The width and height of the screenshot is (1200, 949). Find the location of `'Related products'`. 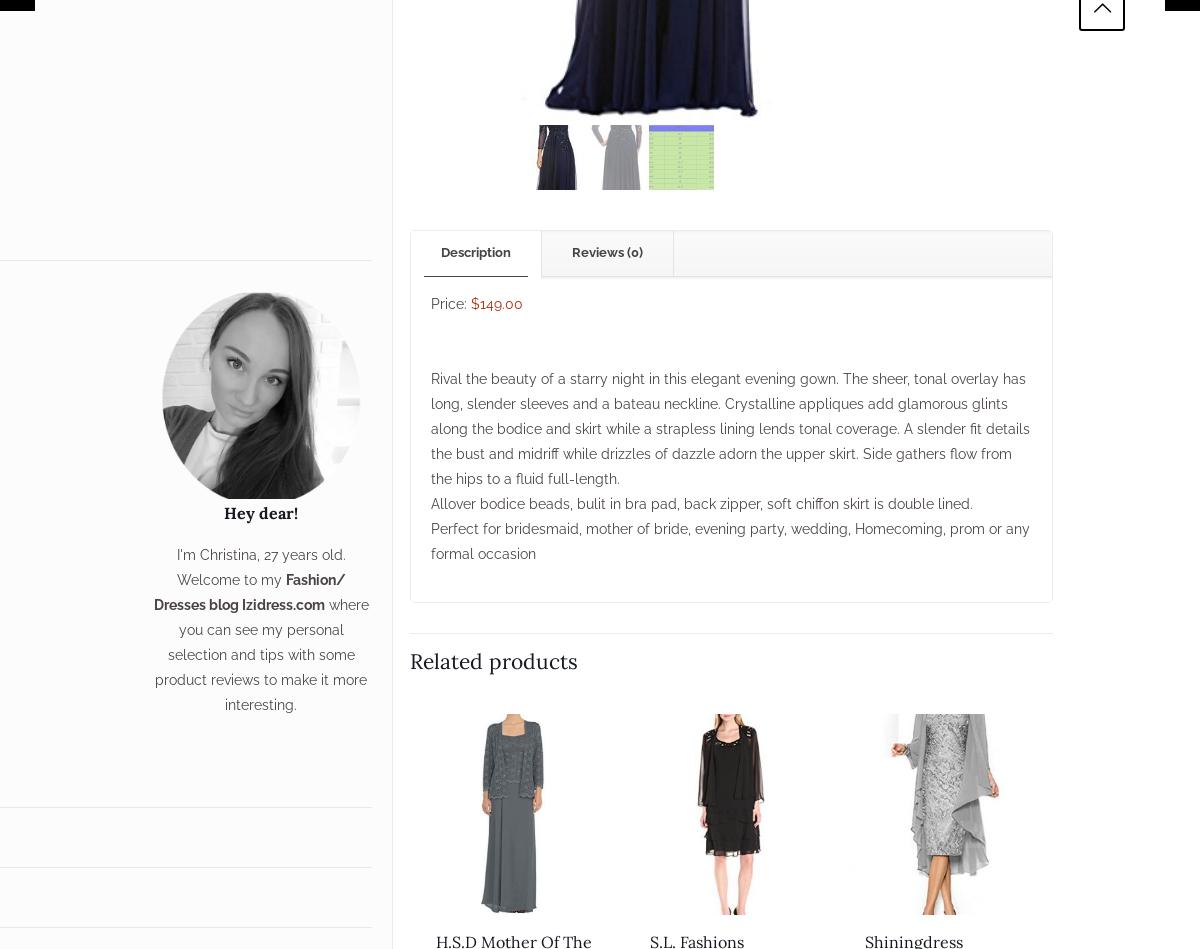

'Related products' is located at coordinates (408, 660).